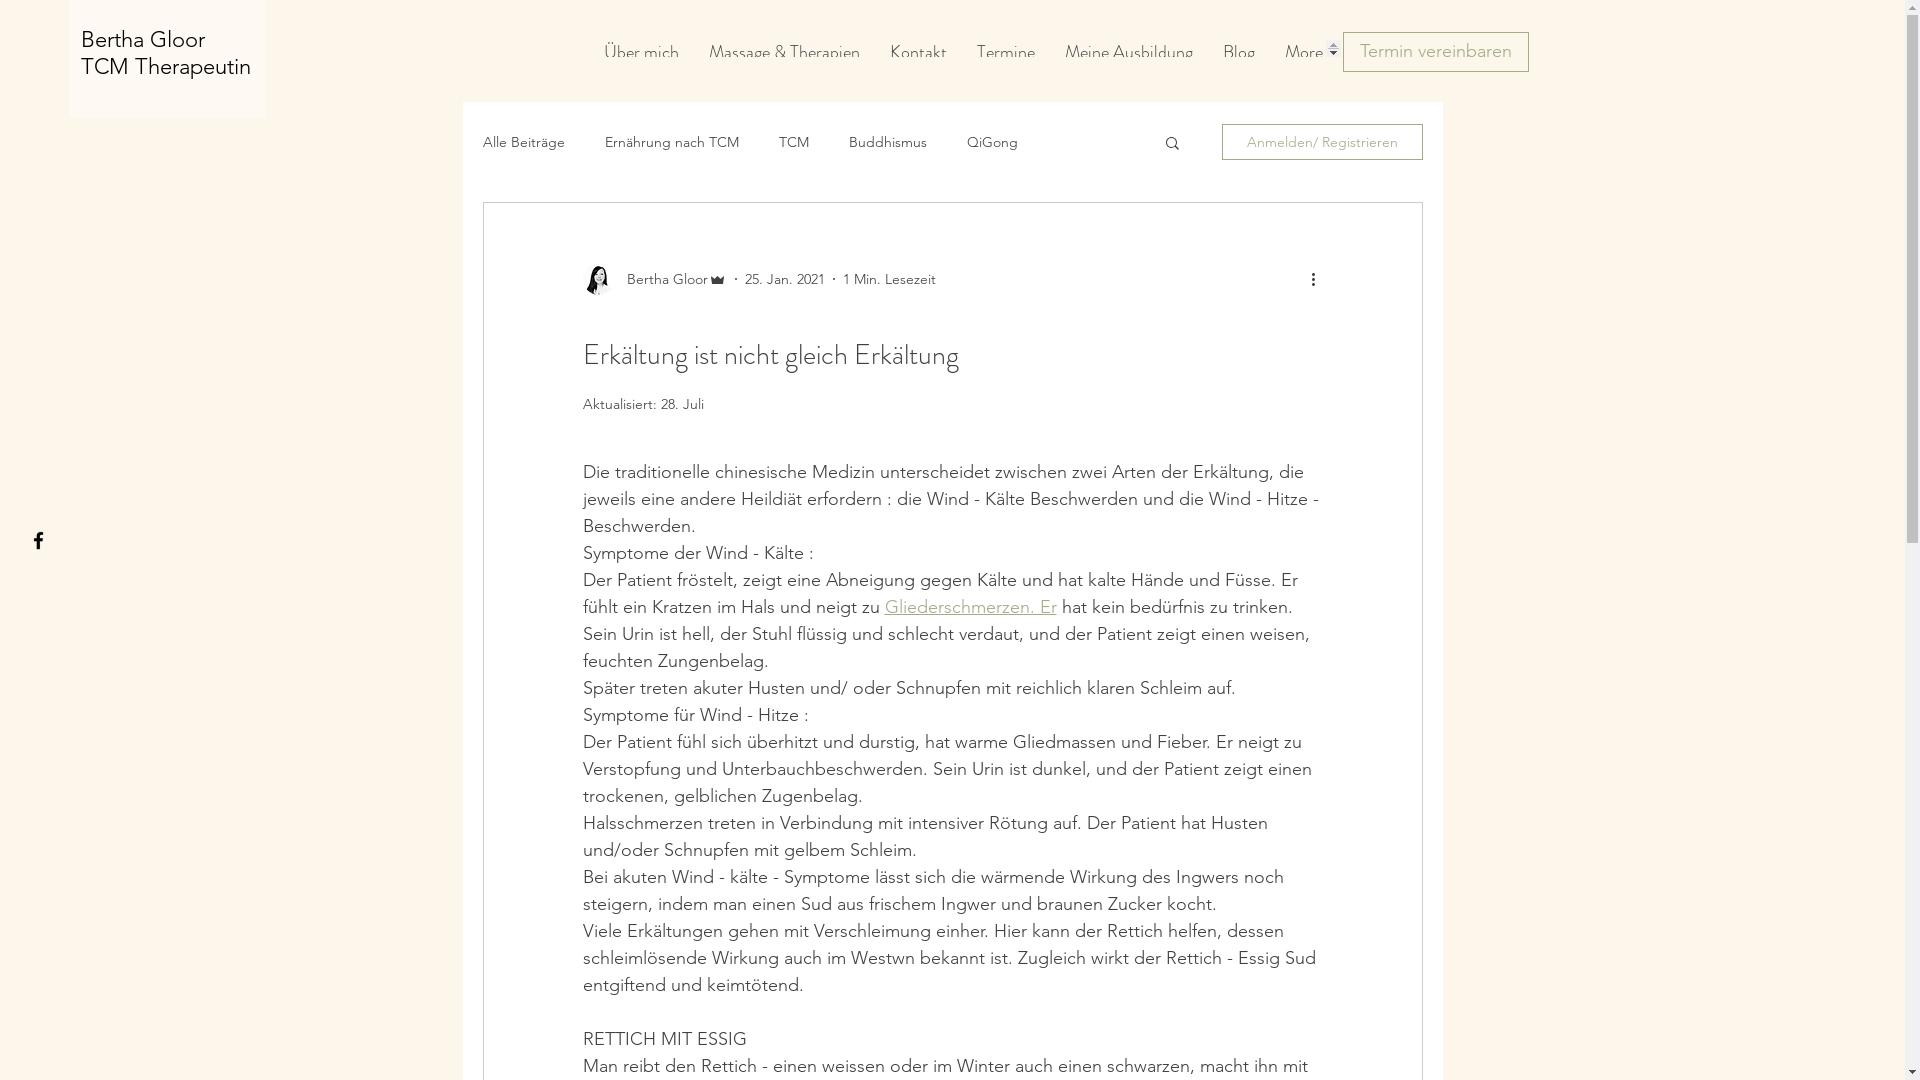 The width and height of the screenshot is (1920, 1080). I want to click on 'TCM', so click(791, 141).